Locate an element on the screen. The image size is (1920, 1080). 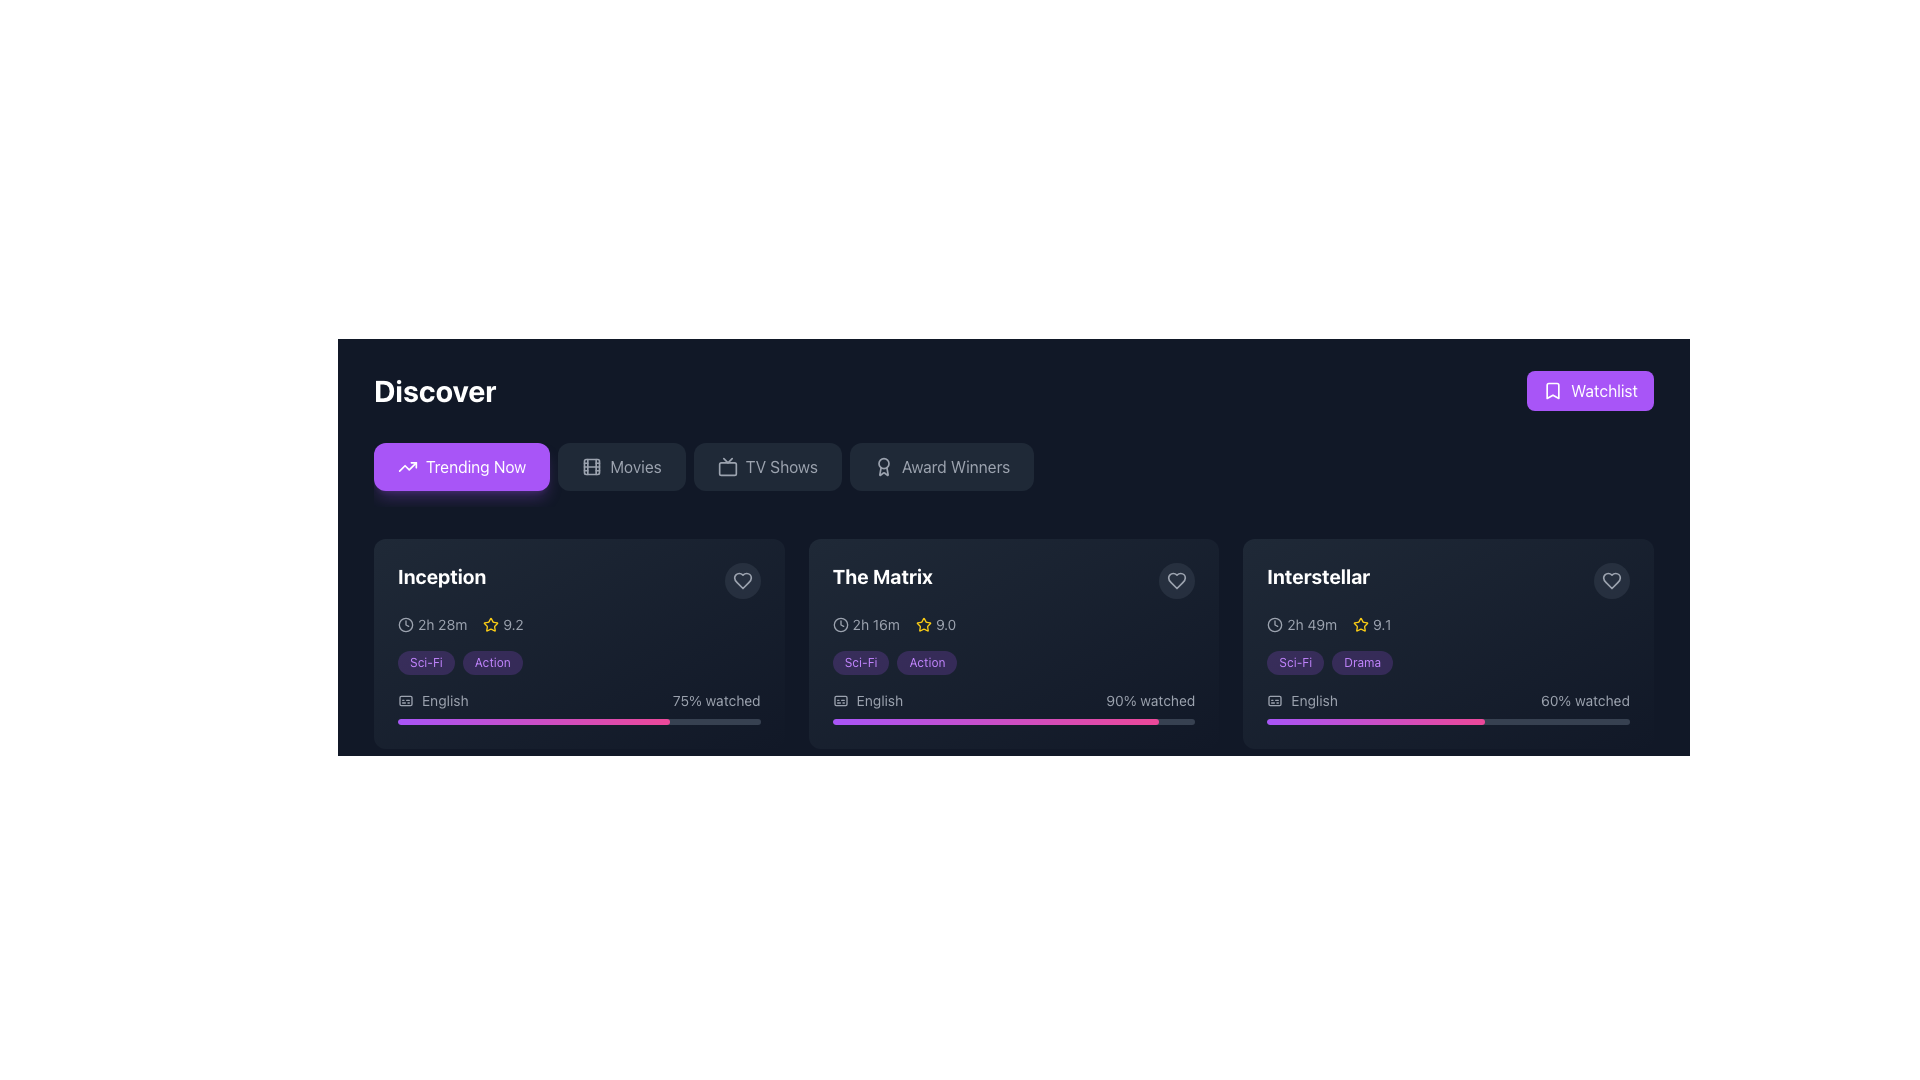
the second genre tag label associated with the movie 'Interstellar' for genre-specific actions or navigation is located at coordinates (1361, 663).